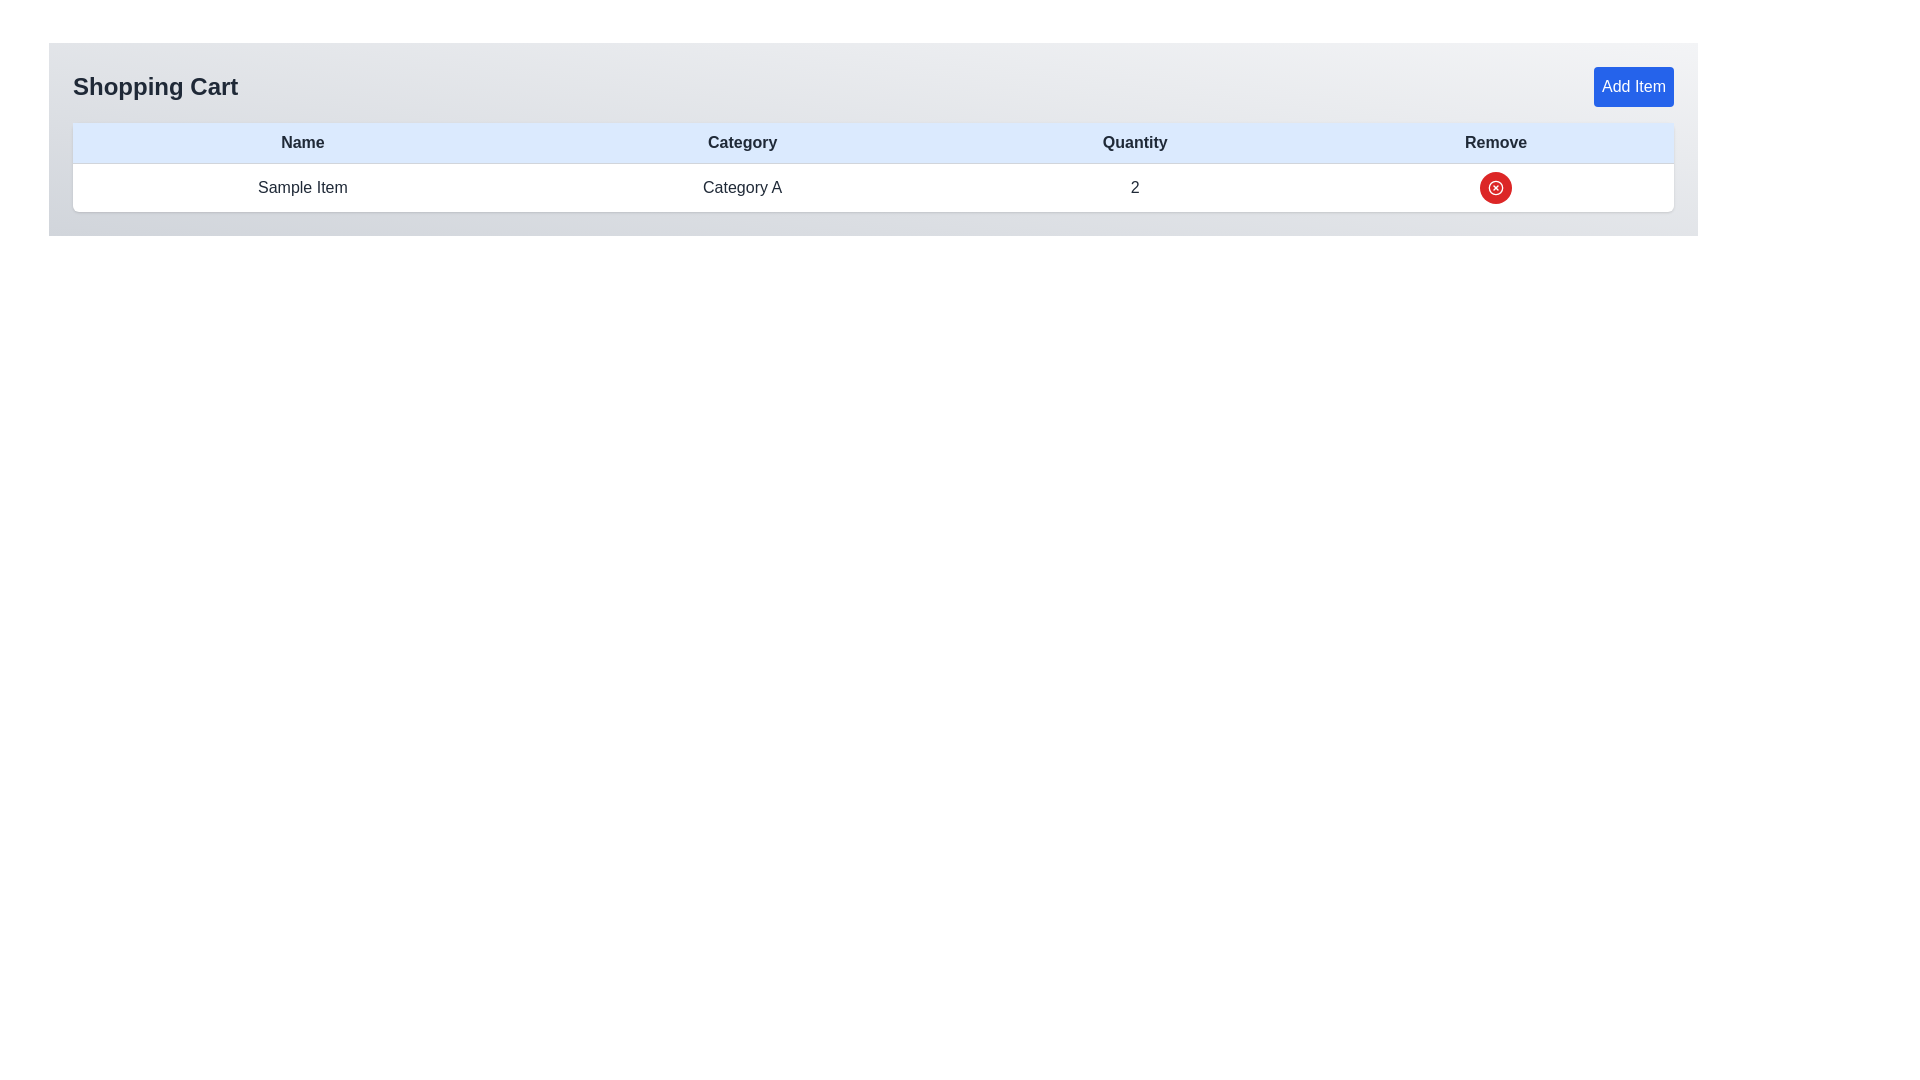 This screenshot has width=1920, height=1080. What do you see at coordinates (1496, 187) in the screenshot?
I see `the circular red button with a white cross icon inside it, located in the 'Remove' column of the table, aligned with 'Sample Item', 'Category A', and '2' in the respective columns` at bounding box center [1496, 187].